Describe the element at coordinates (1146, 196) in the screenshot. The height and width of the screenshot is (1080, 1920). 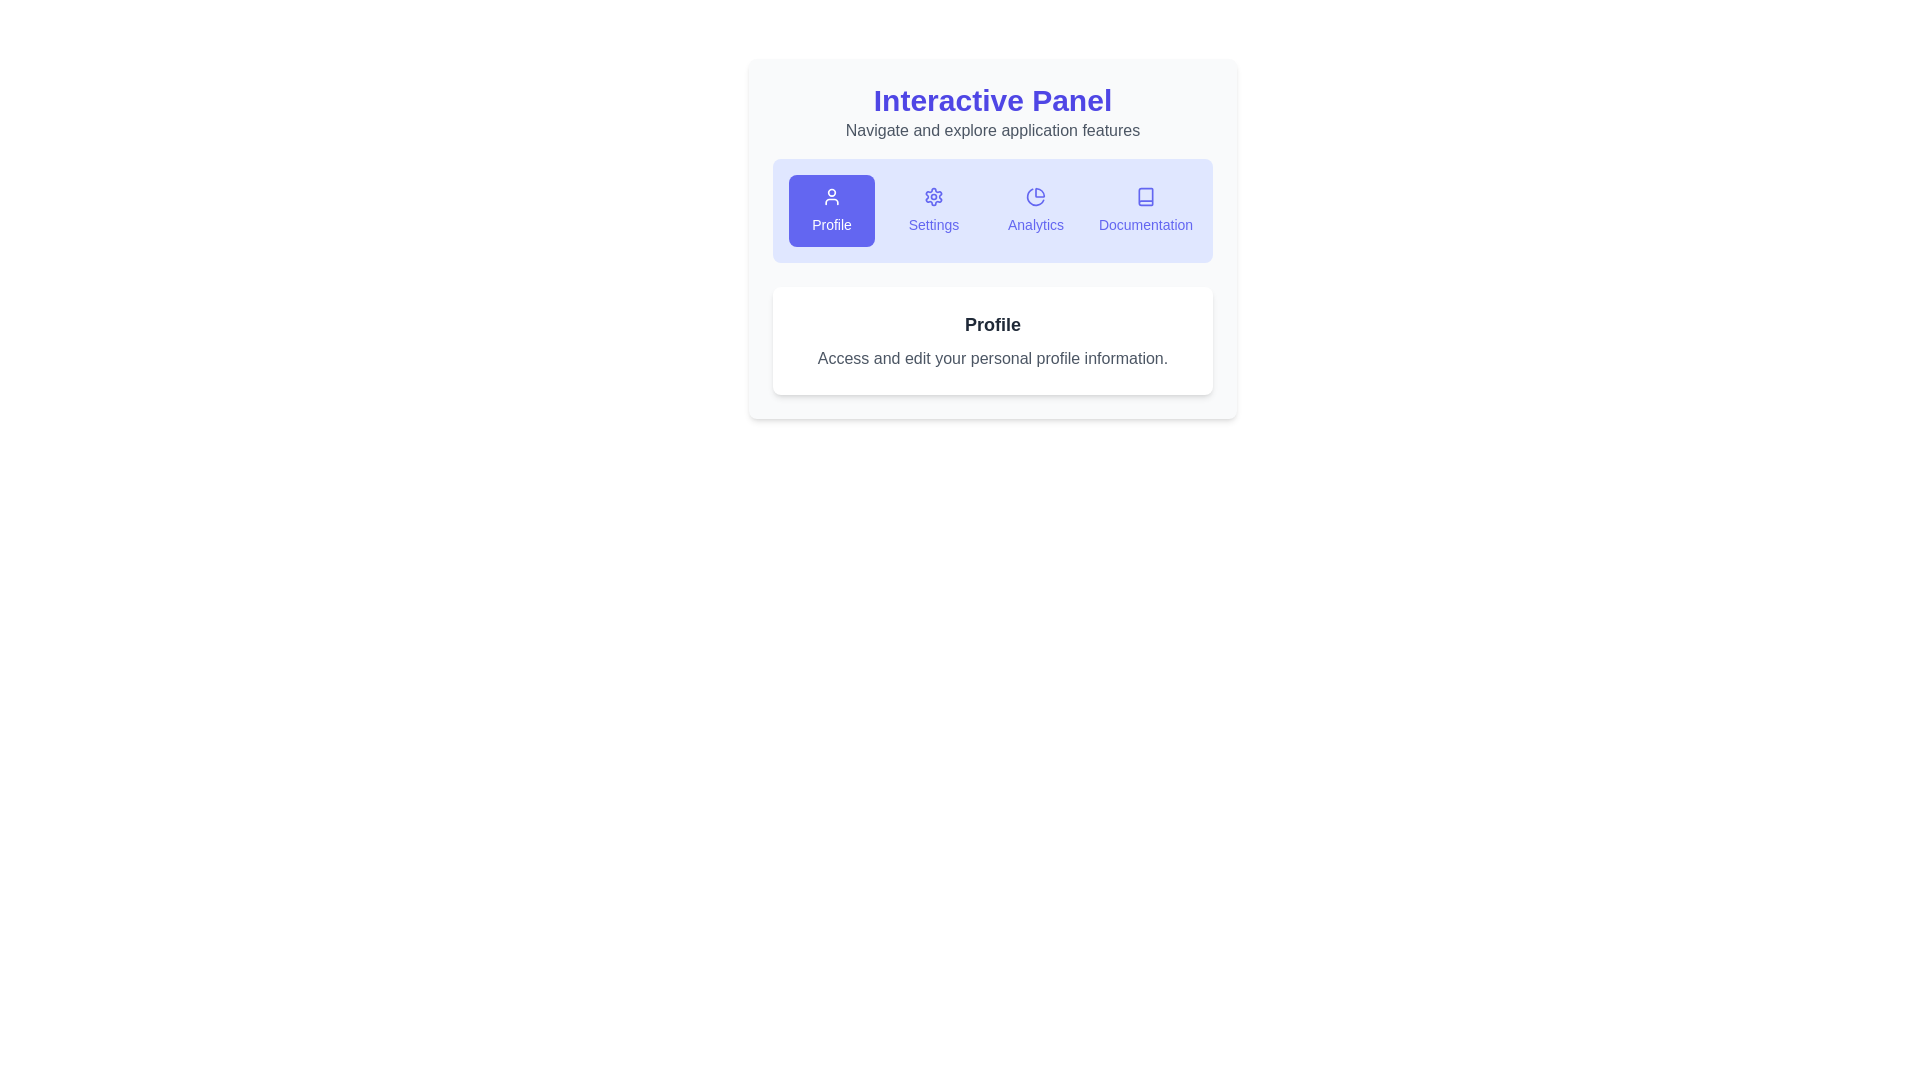
I see `the fourth icon in the top-right corner of the toolbar, which represents 'Documentation' or related resources` at that location.